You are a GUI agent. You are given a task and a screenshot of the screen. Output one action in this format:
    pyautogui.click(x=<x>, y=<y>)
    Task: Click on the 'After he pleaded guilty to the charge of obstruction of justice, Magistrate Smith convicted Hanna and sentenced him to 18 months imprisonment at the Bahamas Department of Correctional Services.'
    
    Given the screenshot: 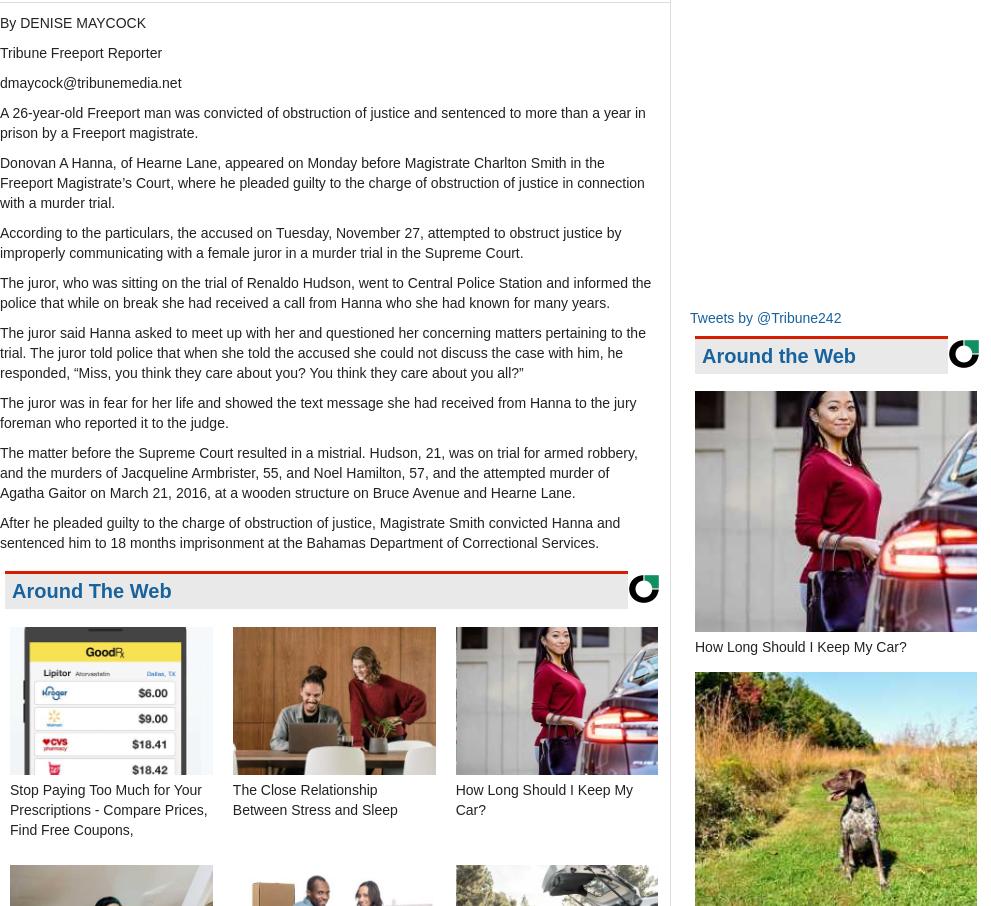 What is the action you would take?
    pyautogui.click(x=308, y=532)
    